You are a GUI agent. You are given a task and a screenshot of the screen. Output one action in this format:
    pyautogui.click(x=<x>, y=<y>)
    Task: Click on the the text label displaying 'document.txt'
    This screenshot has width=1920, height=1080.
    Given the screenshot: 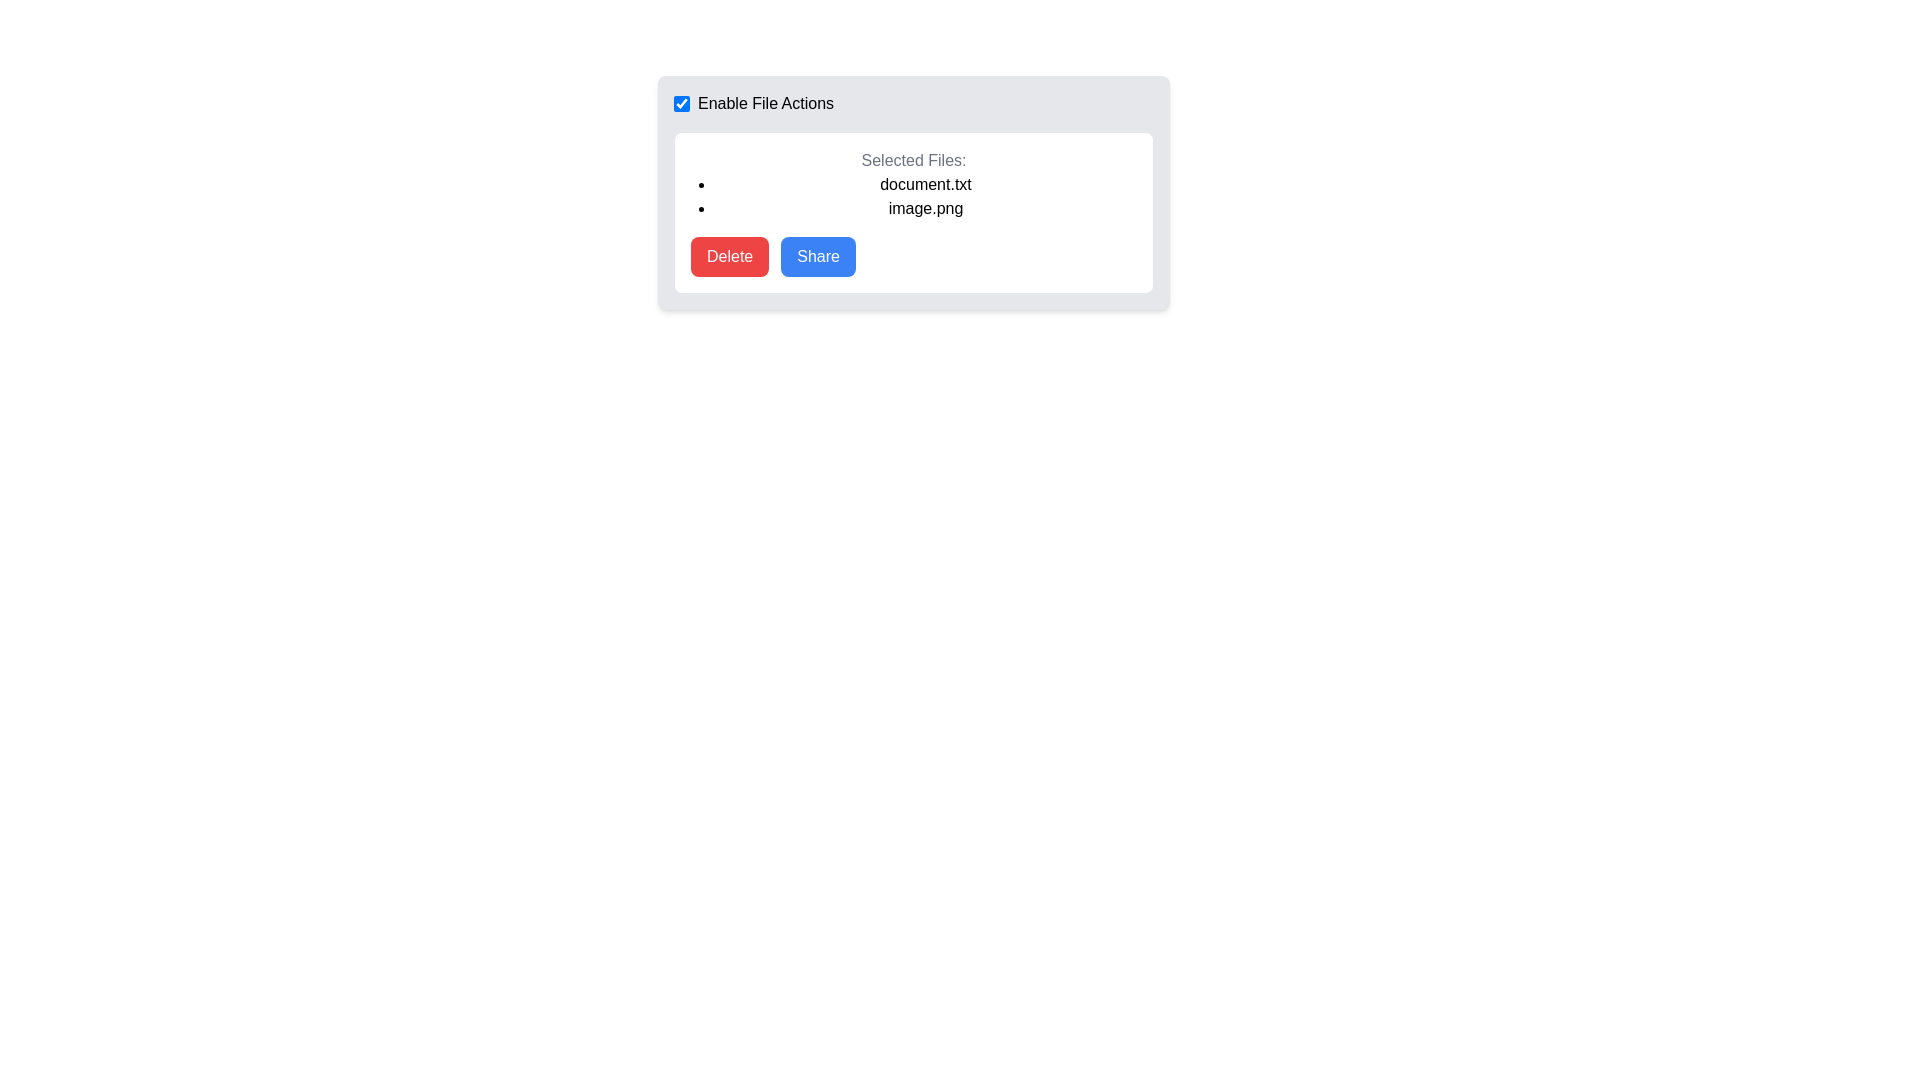 What is the action you would take?
    pyautogui.click(x=925, y=185)
    